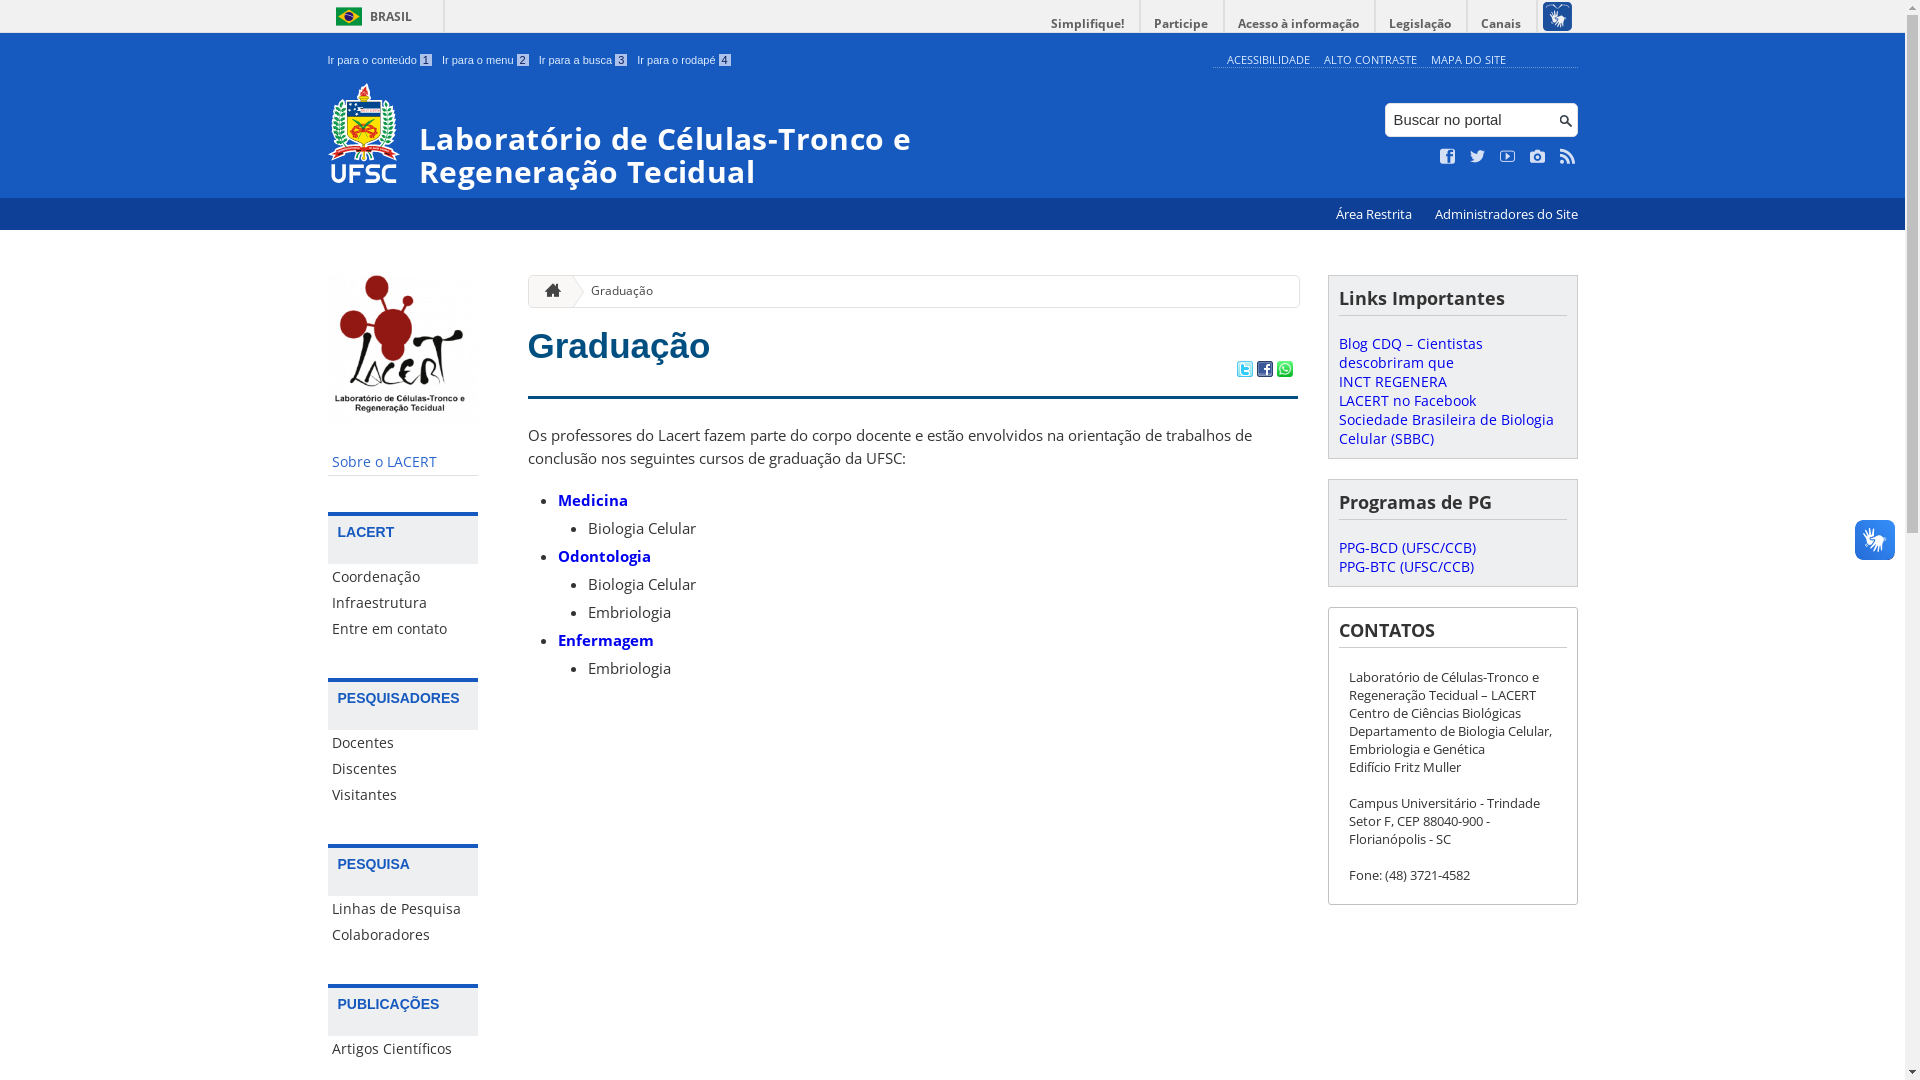  Describe the element at coordinates (603, 555) in the screenshot. I see `'Odontologia'` at that location.